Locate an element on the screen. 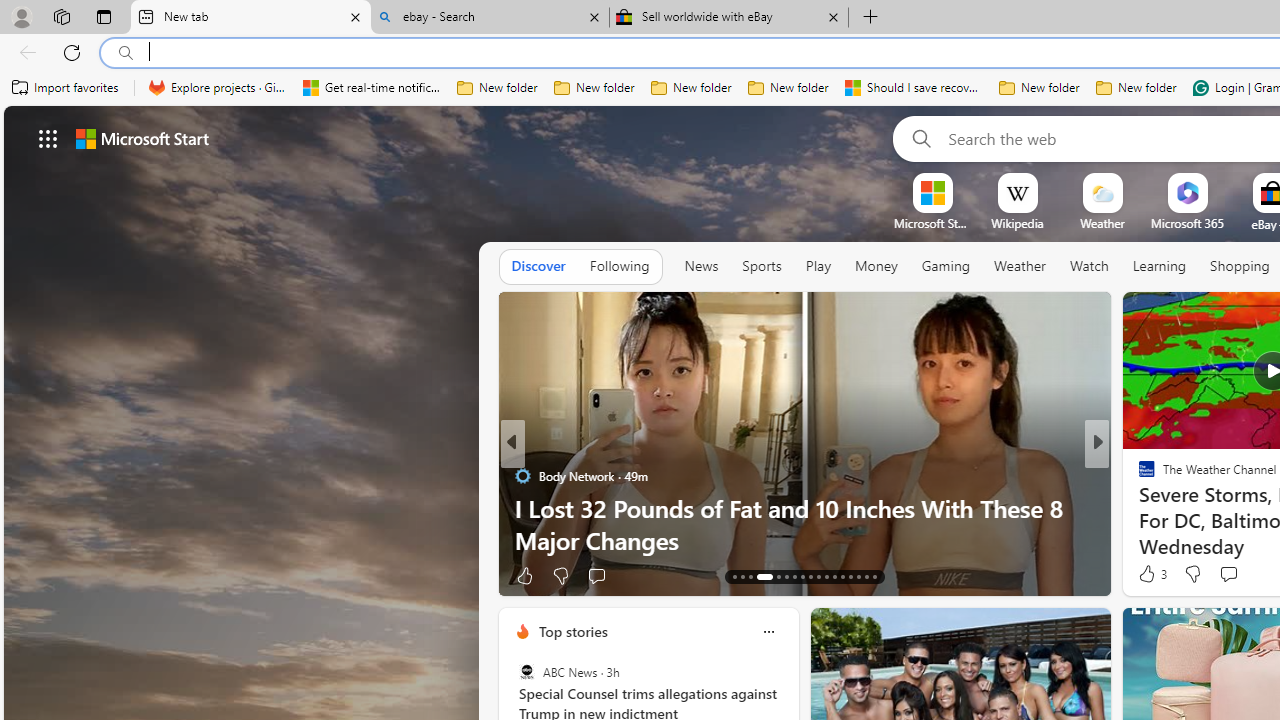 Image resolution: width=1280 pixels, height=720 pixels. 'Microsoft 365' is located at coordinates (1187, 223).